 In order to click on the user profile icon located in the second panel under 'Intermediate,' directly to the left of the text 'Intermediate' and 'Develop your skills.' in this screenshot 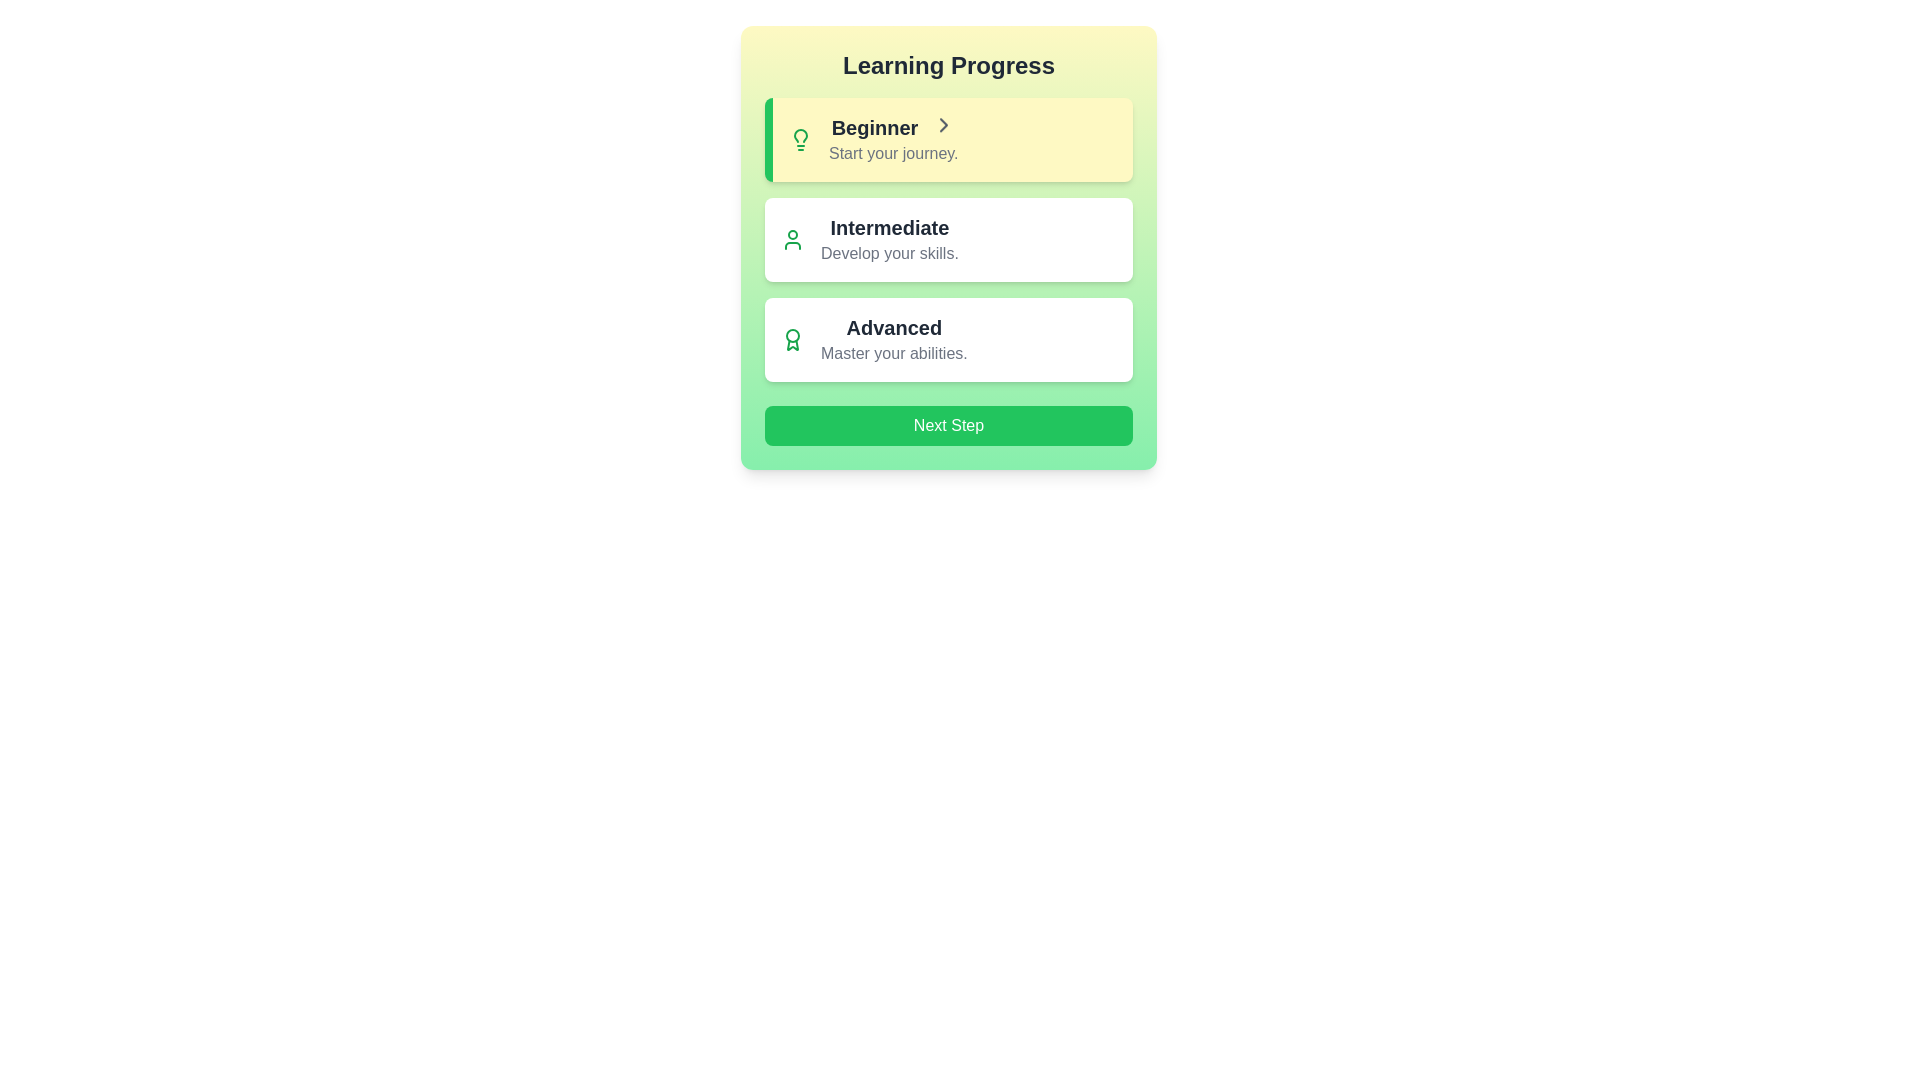, I will do `click(791, 238)`.